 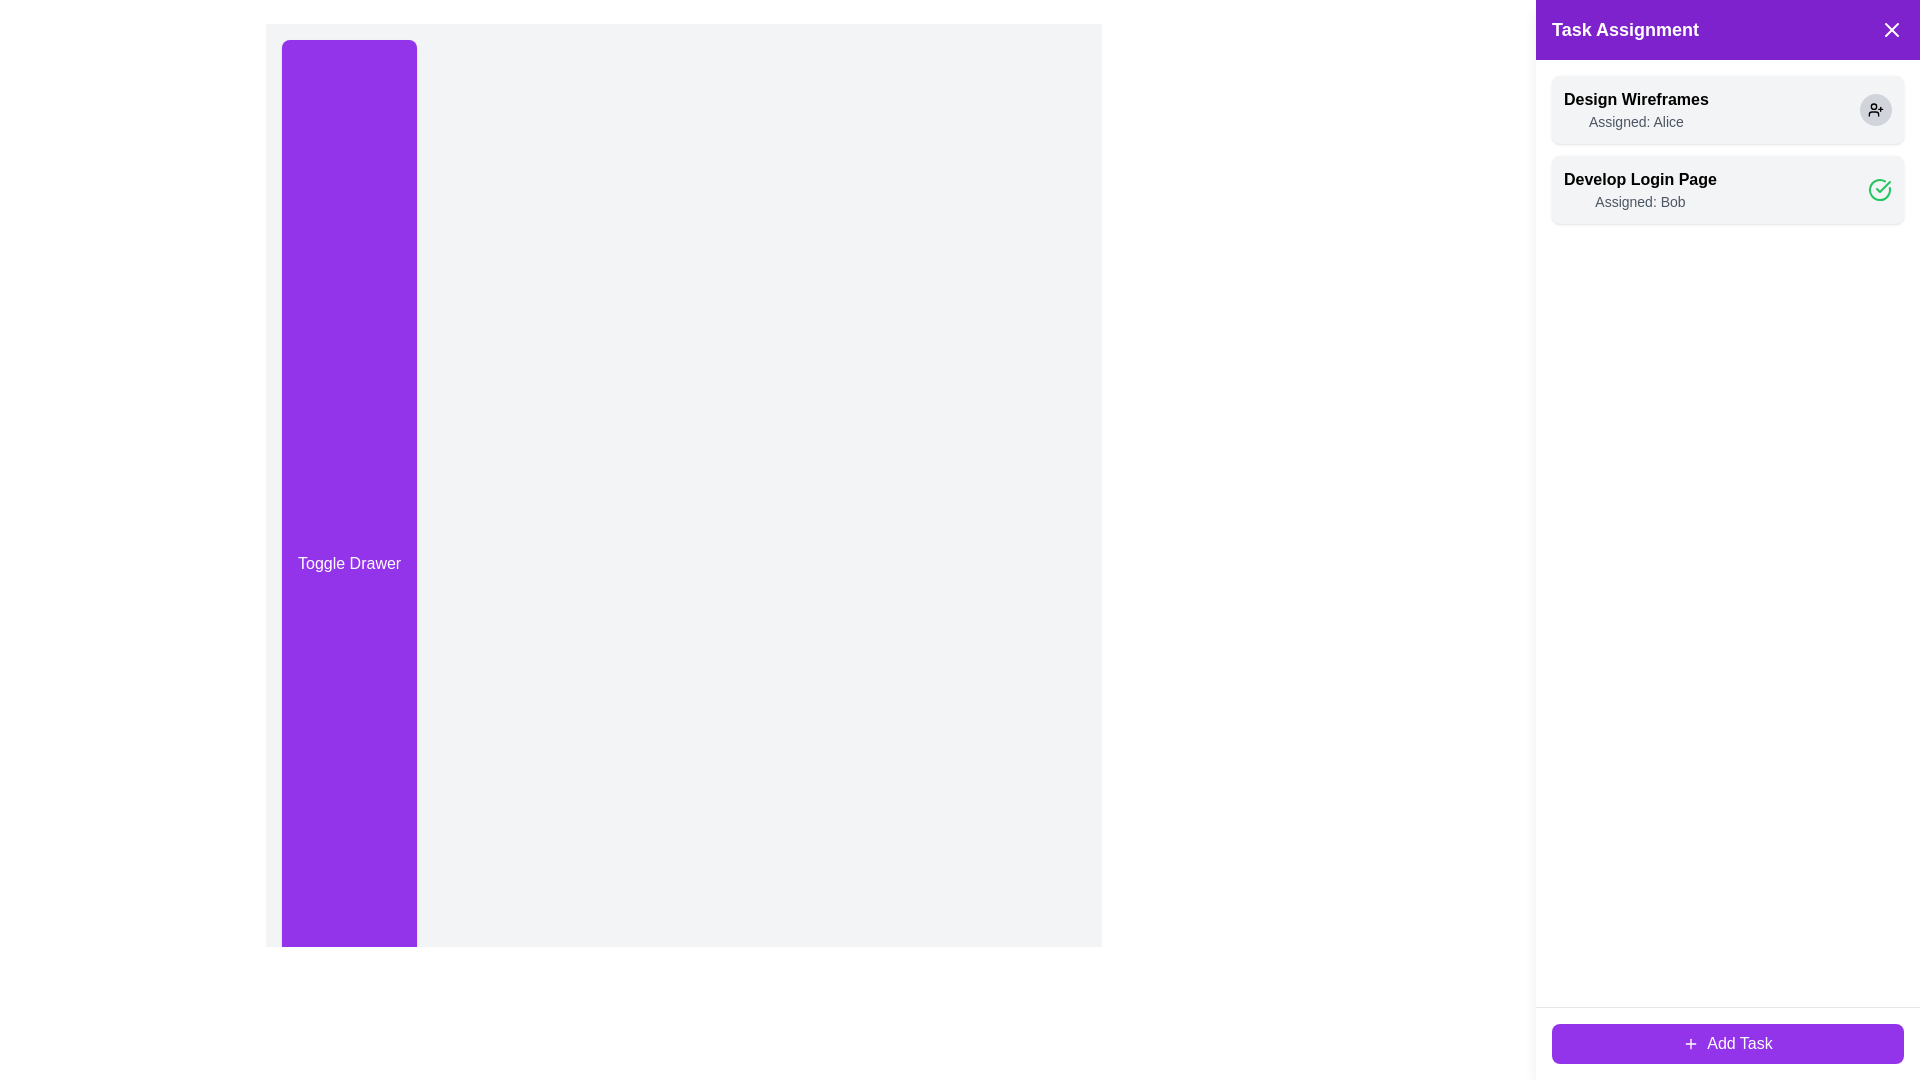 What do you see at coordinates (1690, 1043) in the screenshot?
I see `the '+' icon within the 'Add Task' button located at the bottom-right corner of the interface` at bounding box center [1690, 1043].